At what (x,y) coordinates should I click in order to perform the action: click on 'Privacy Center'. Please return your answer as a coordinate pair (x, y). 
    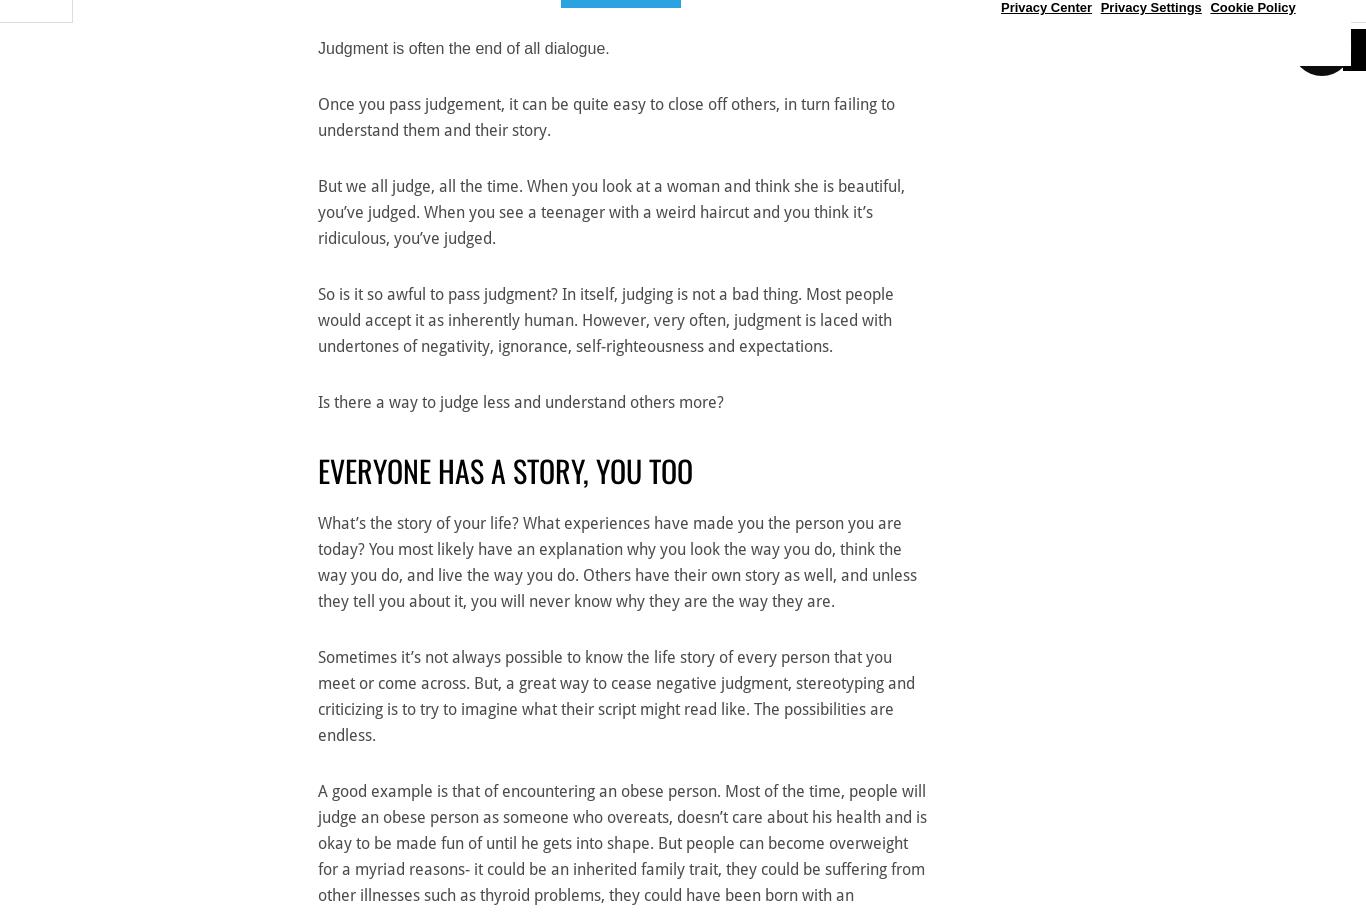
    Looking at the image, I should click on (1001, 7).